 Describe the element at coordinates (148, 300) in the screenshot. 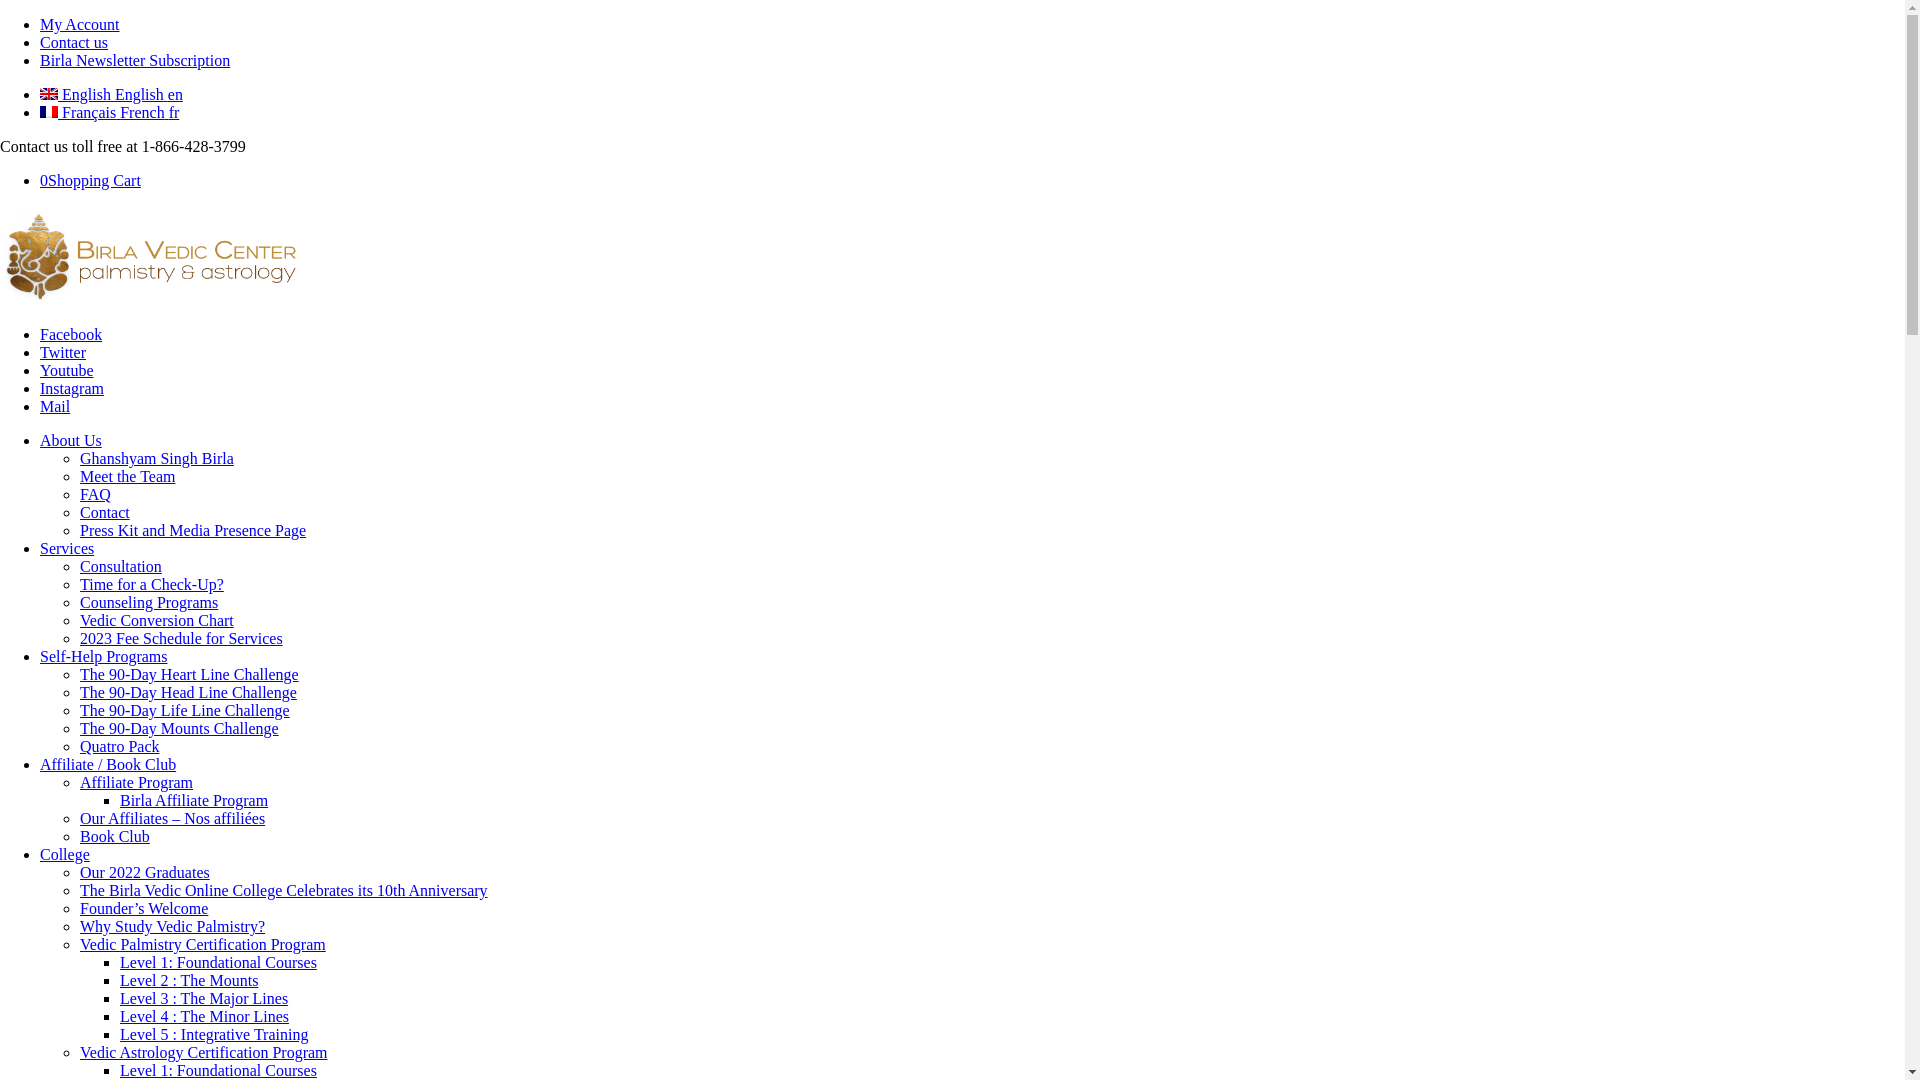

I see `'logo-eng'` at that location.